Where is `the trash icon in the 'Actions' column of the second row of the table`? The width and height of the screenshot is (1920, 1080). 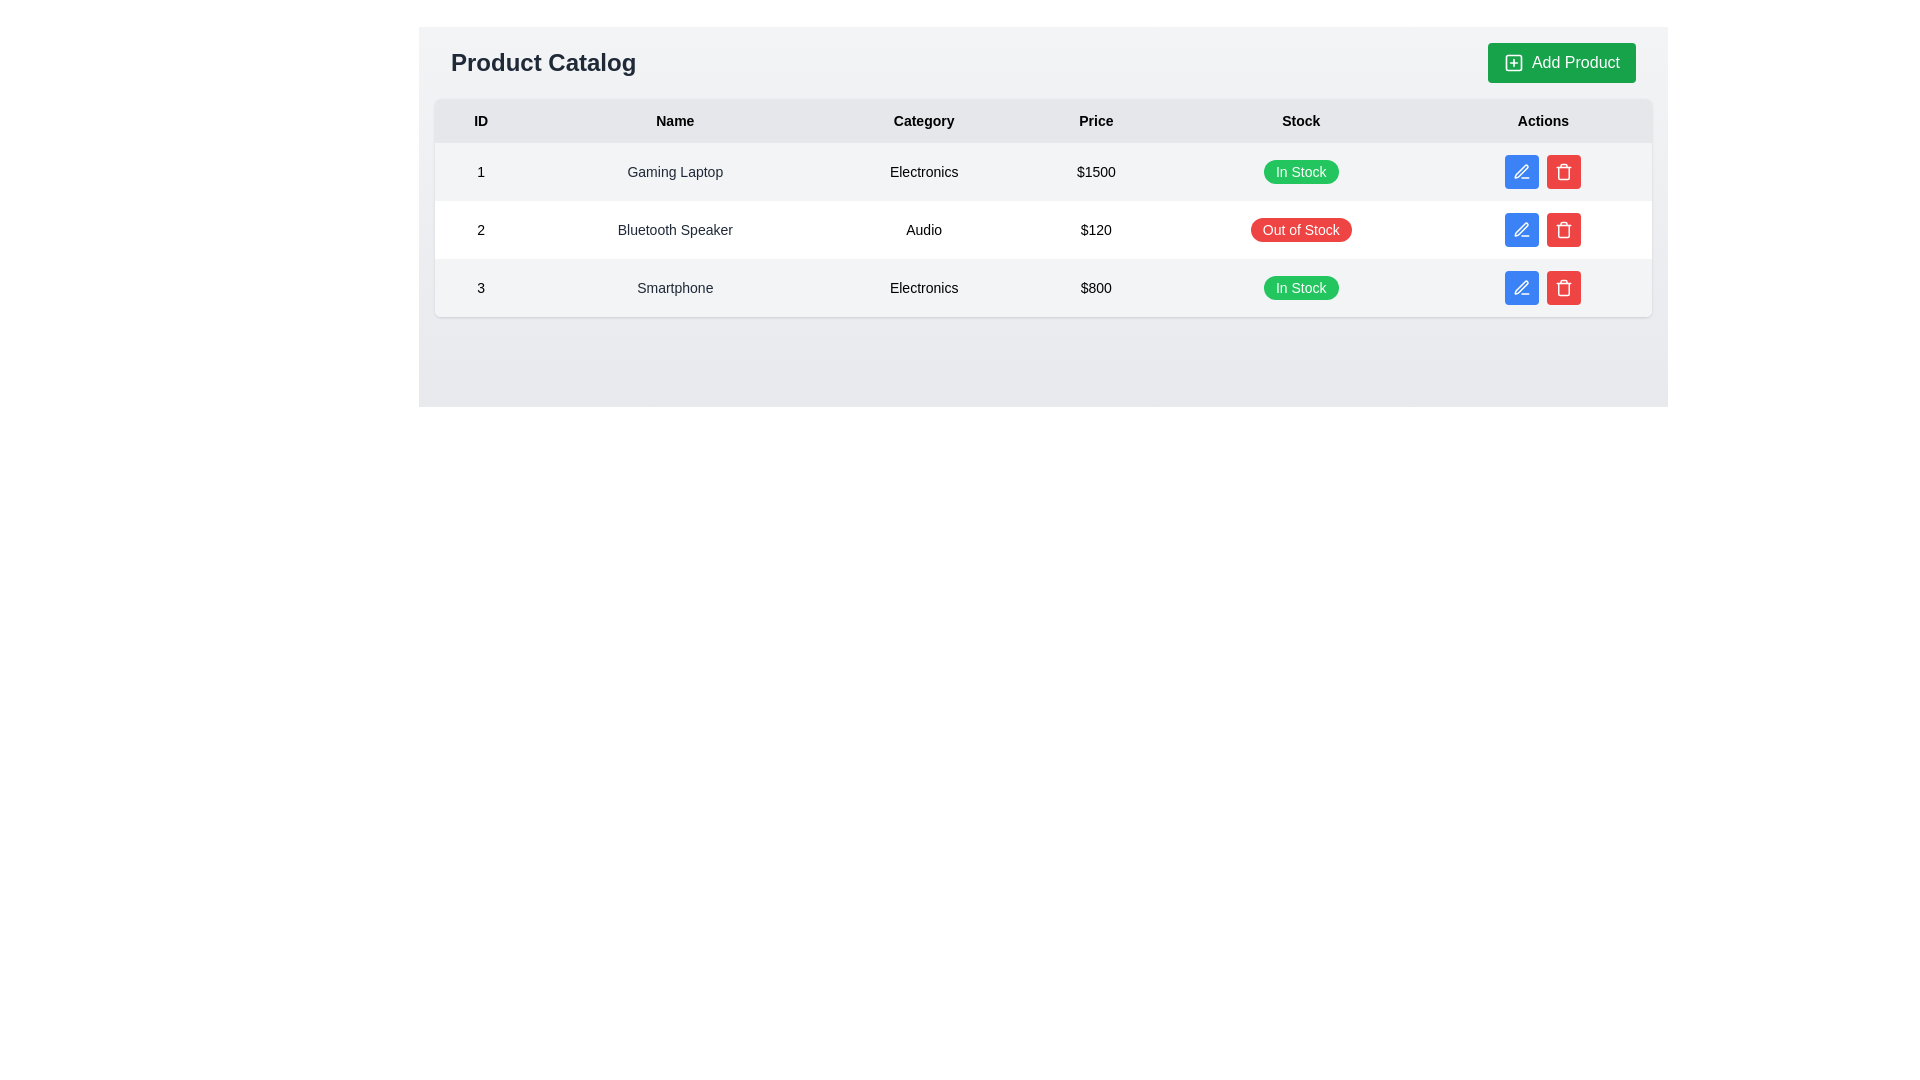
the trash icon in the 'Actions' column of the second row of the table is located at coordinates (1563, 230).